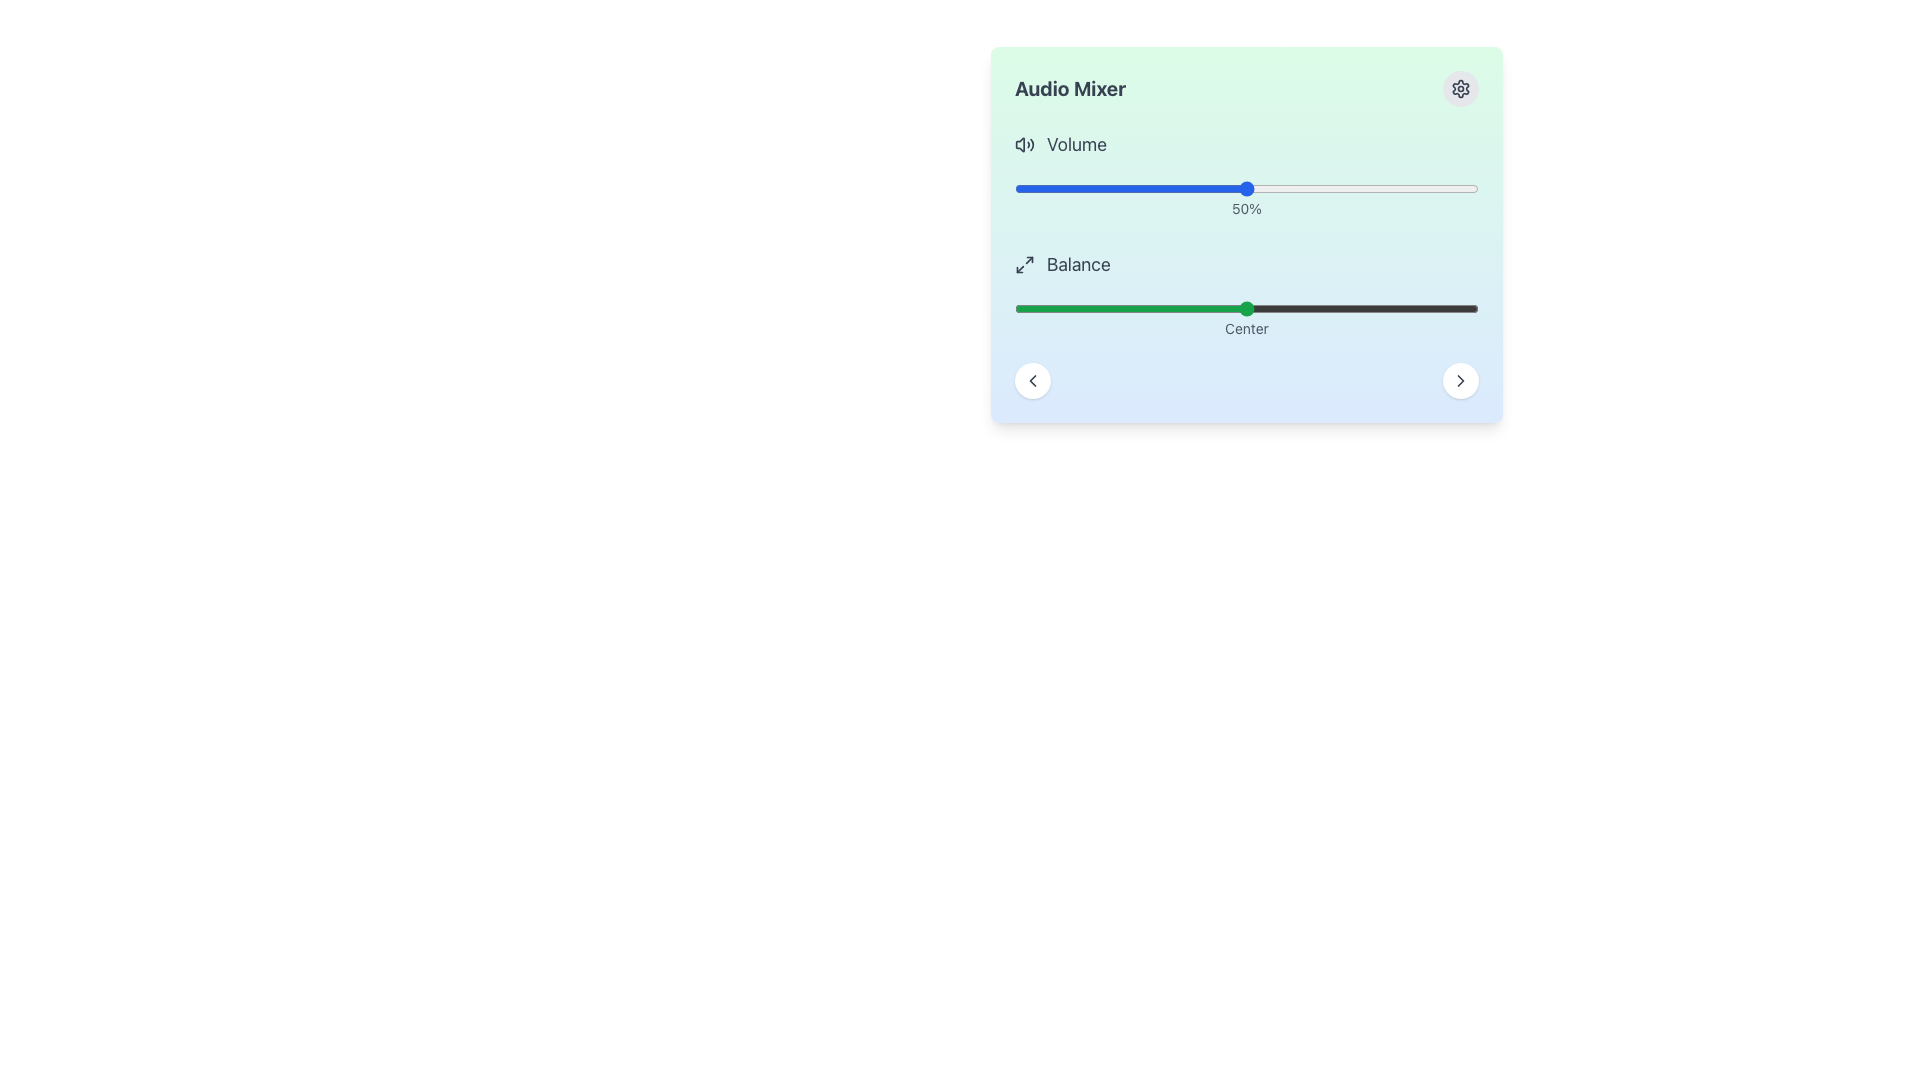  Describe the element at coordinates (1041, 189) in the screenshot. I see `the volume` at that location.